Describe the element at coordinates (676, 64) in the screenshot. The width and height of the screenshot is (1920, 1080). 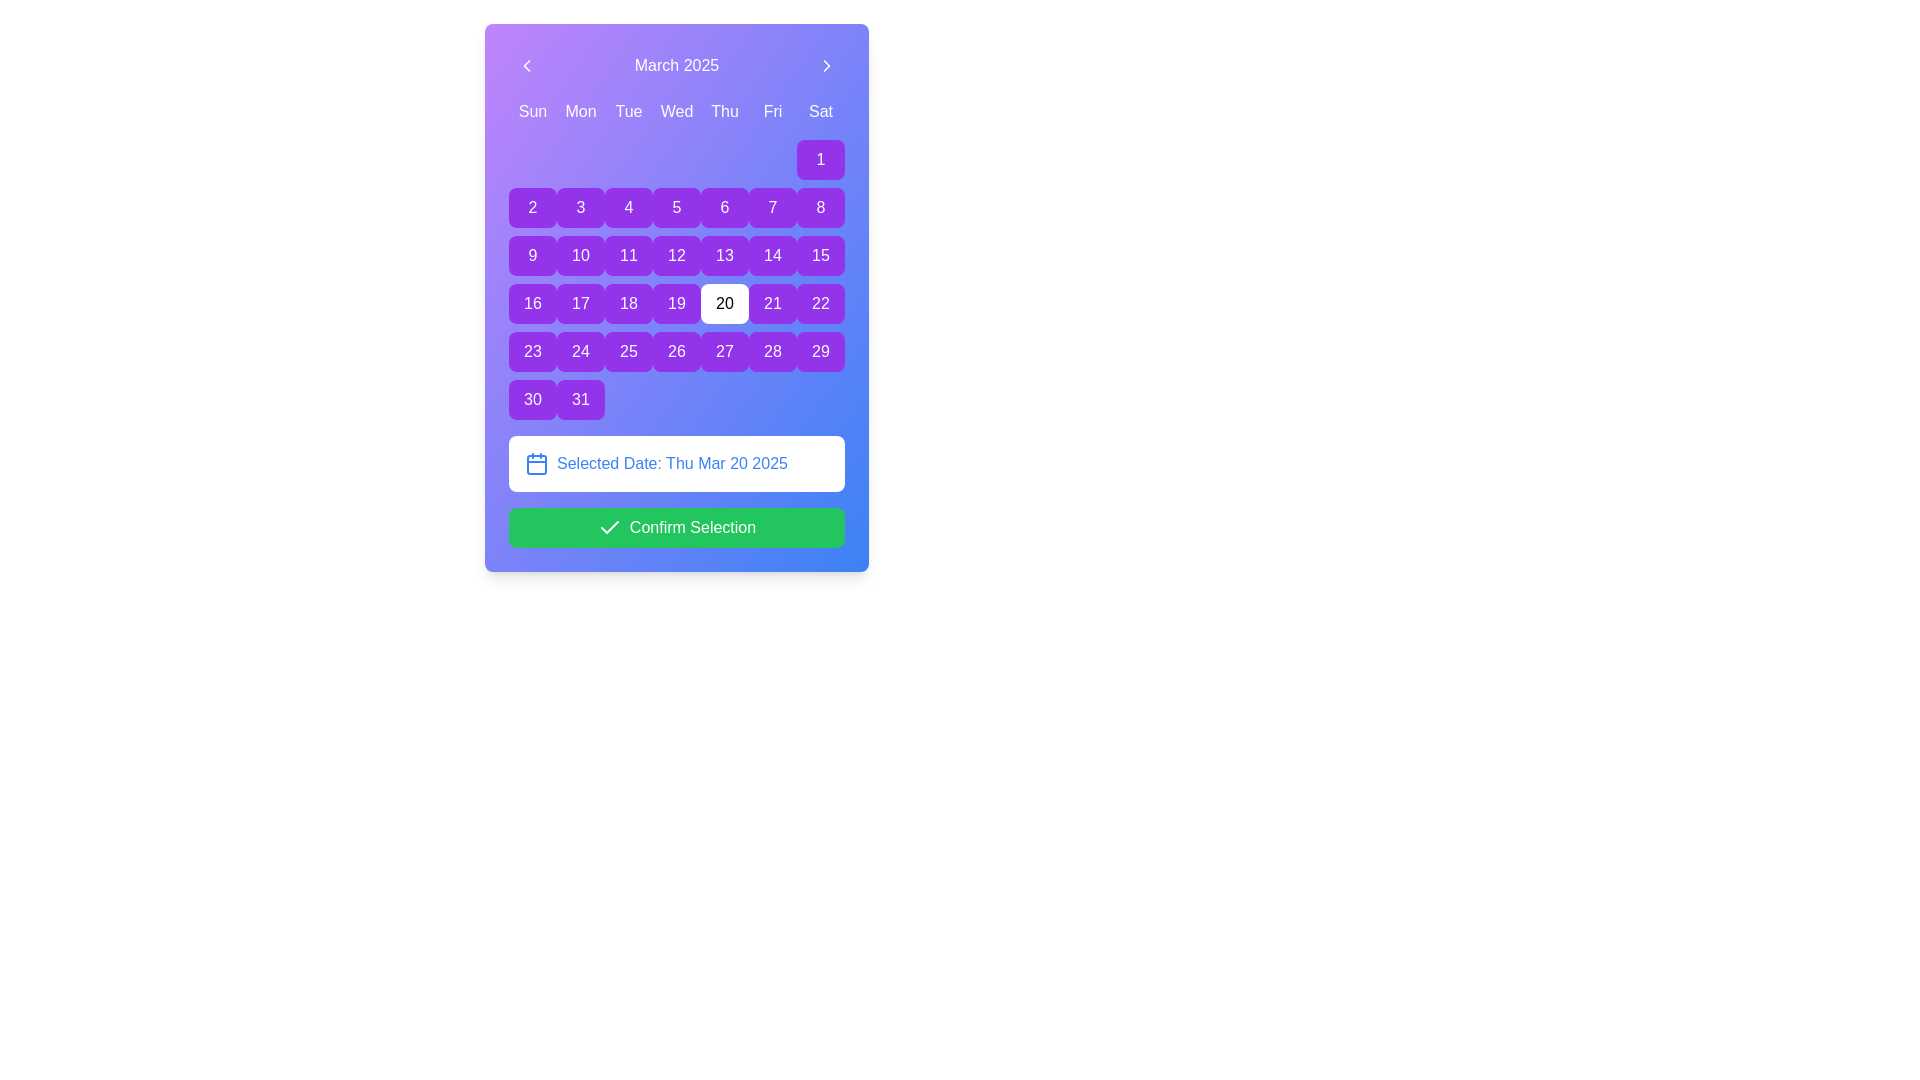
I see `the text label displaying 'March 2025', which is located at the top center of the calendar interface and has a white font color against a purple background` at that location.